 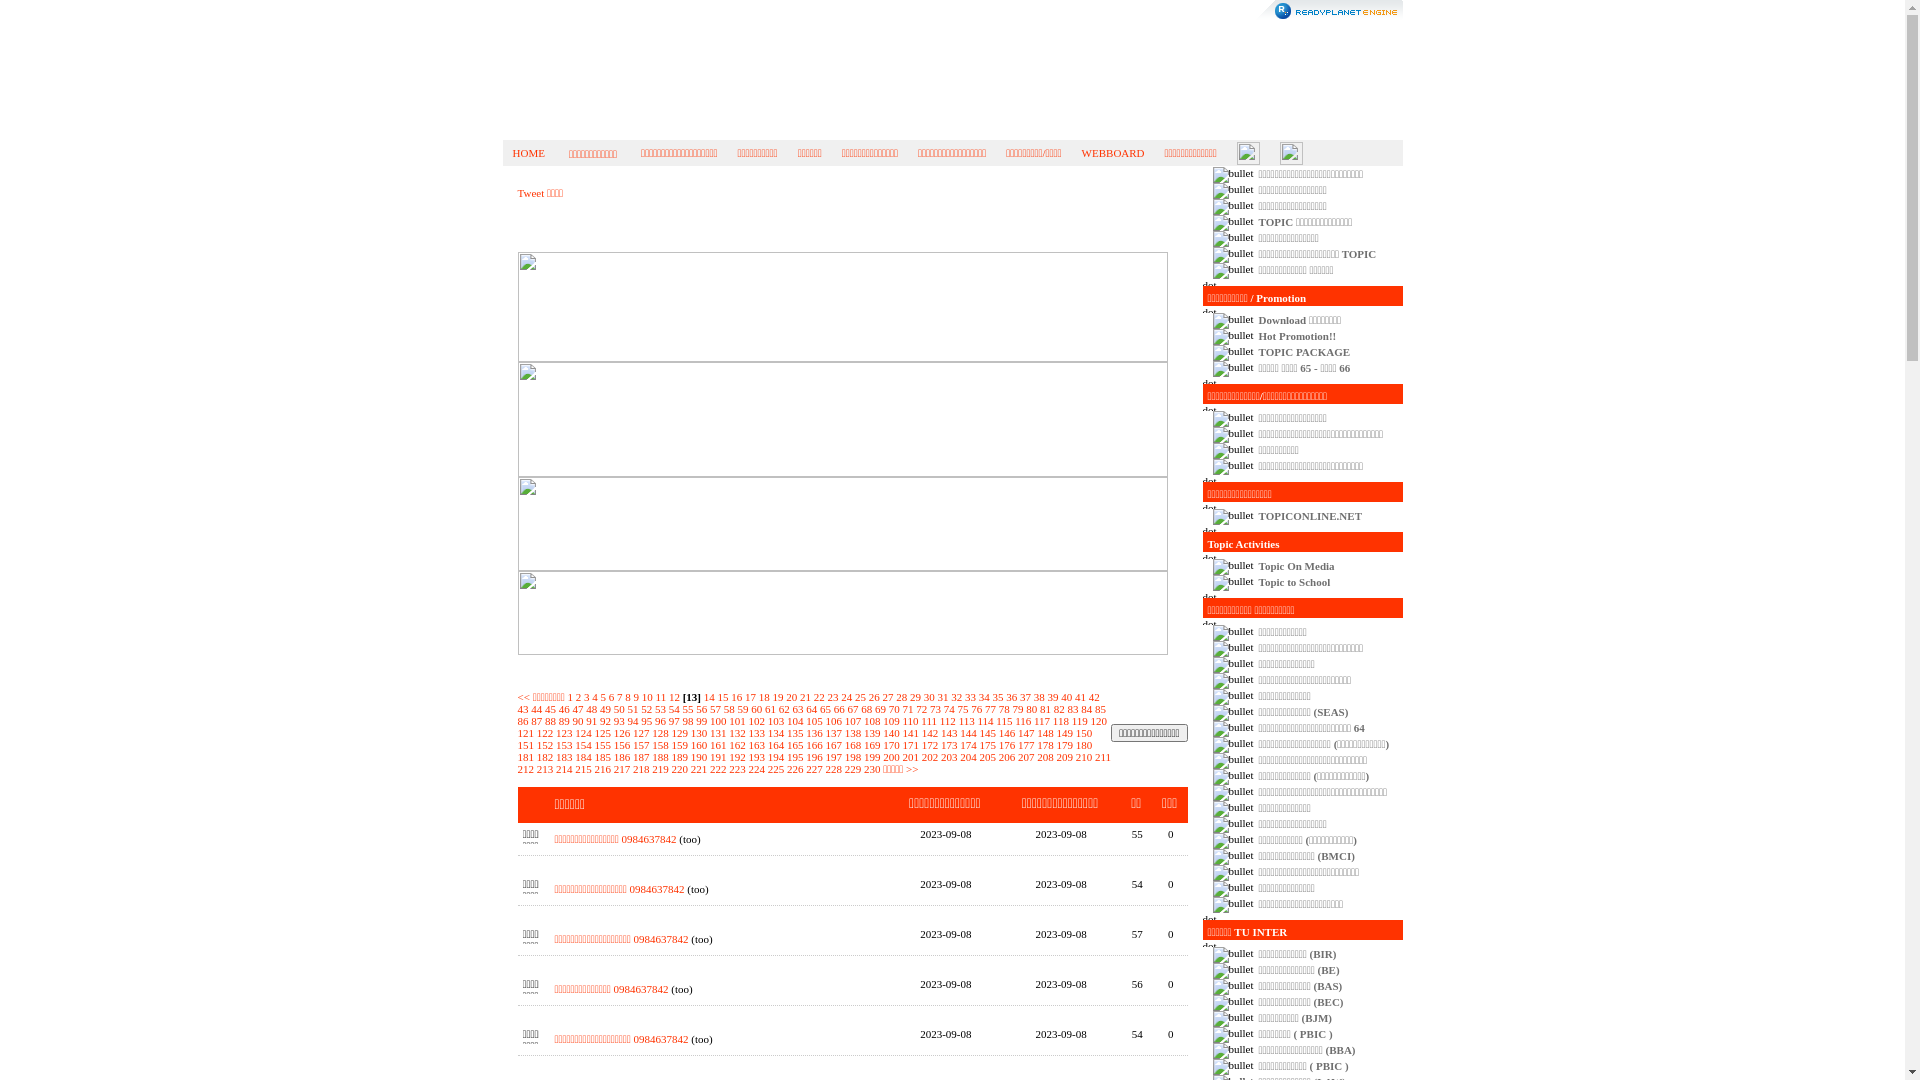 What do you see at coordinates (960, 756) in the screenshot?
I see `'204'` at bounding box center [960, 756].